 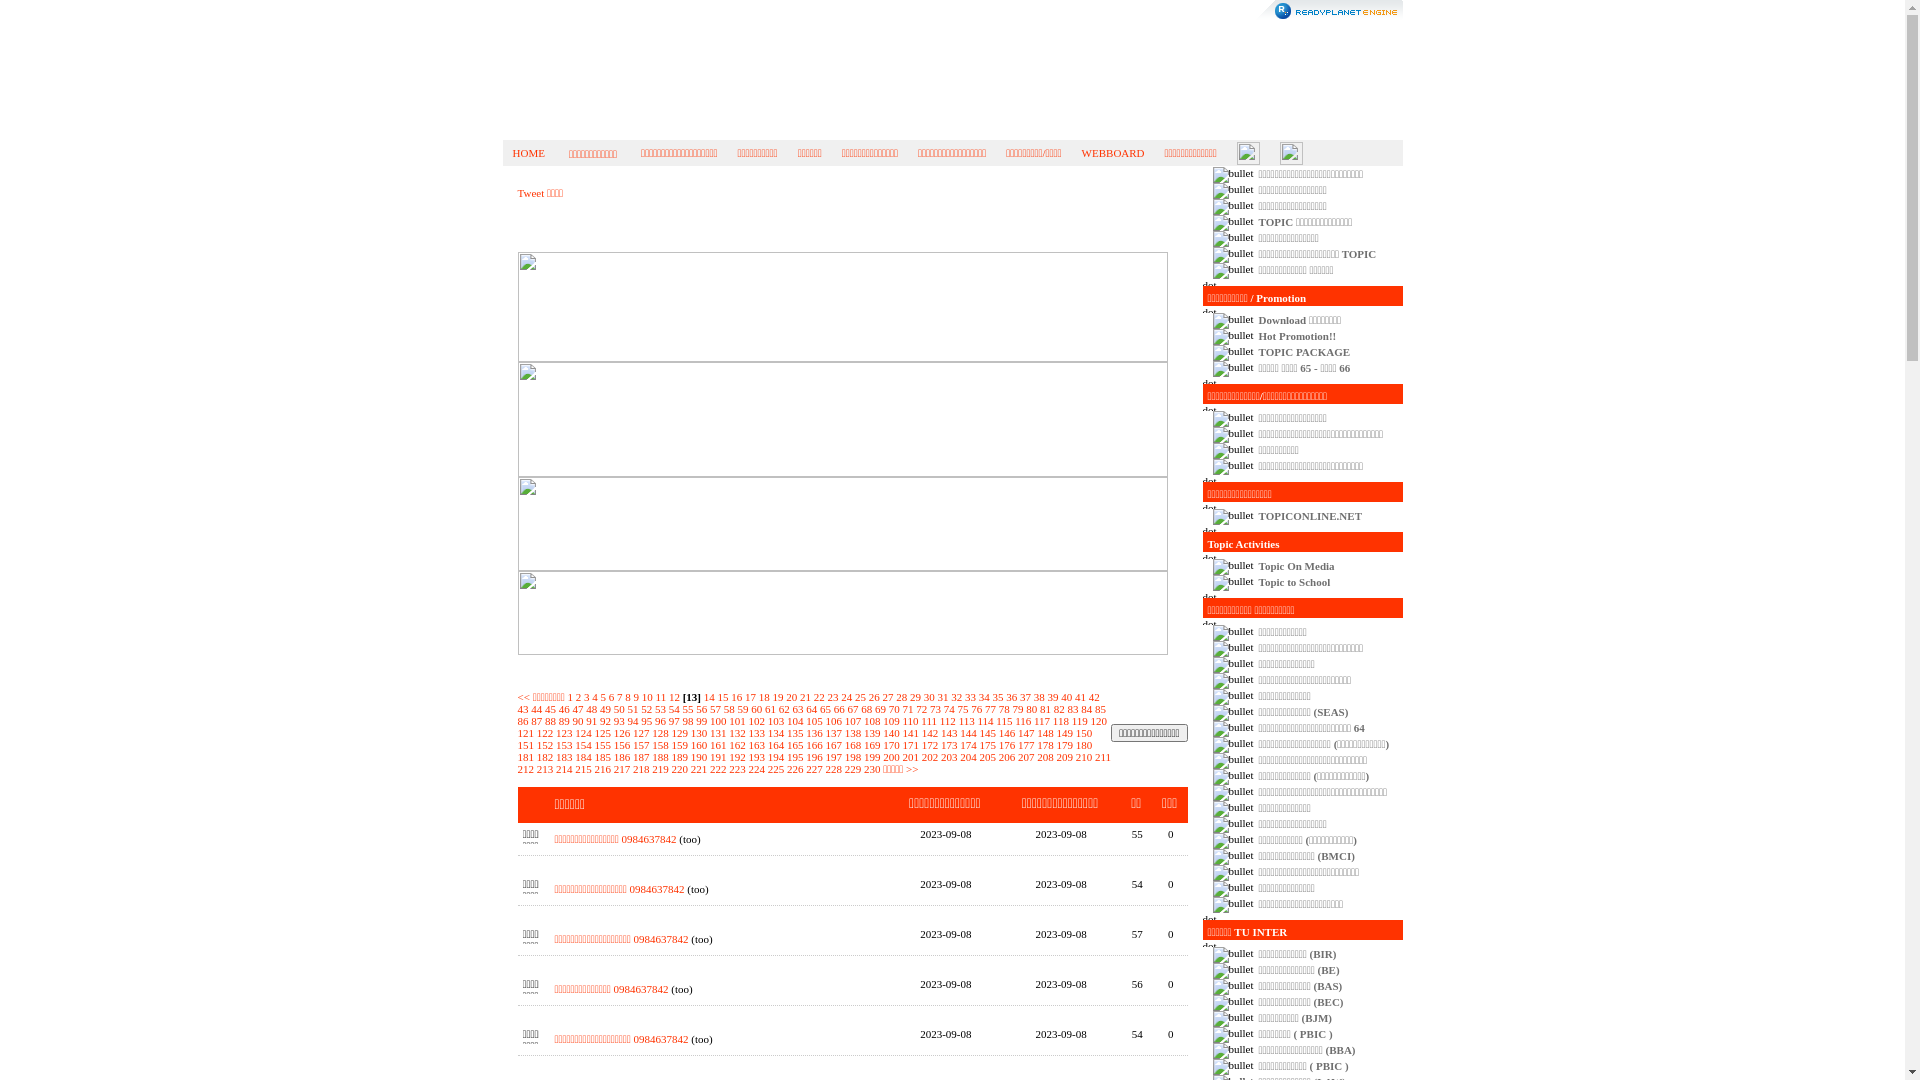 What do you see at coordinates (960, 756) in the screenshot?
I see `'204'` at bounding box center [960, 756].